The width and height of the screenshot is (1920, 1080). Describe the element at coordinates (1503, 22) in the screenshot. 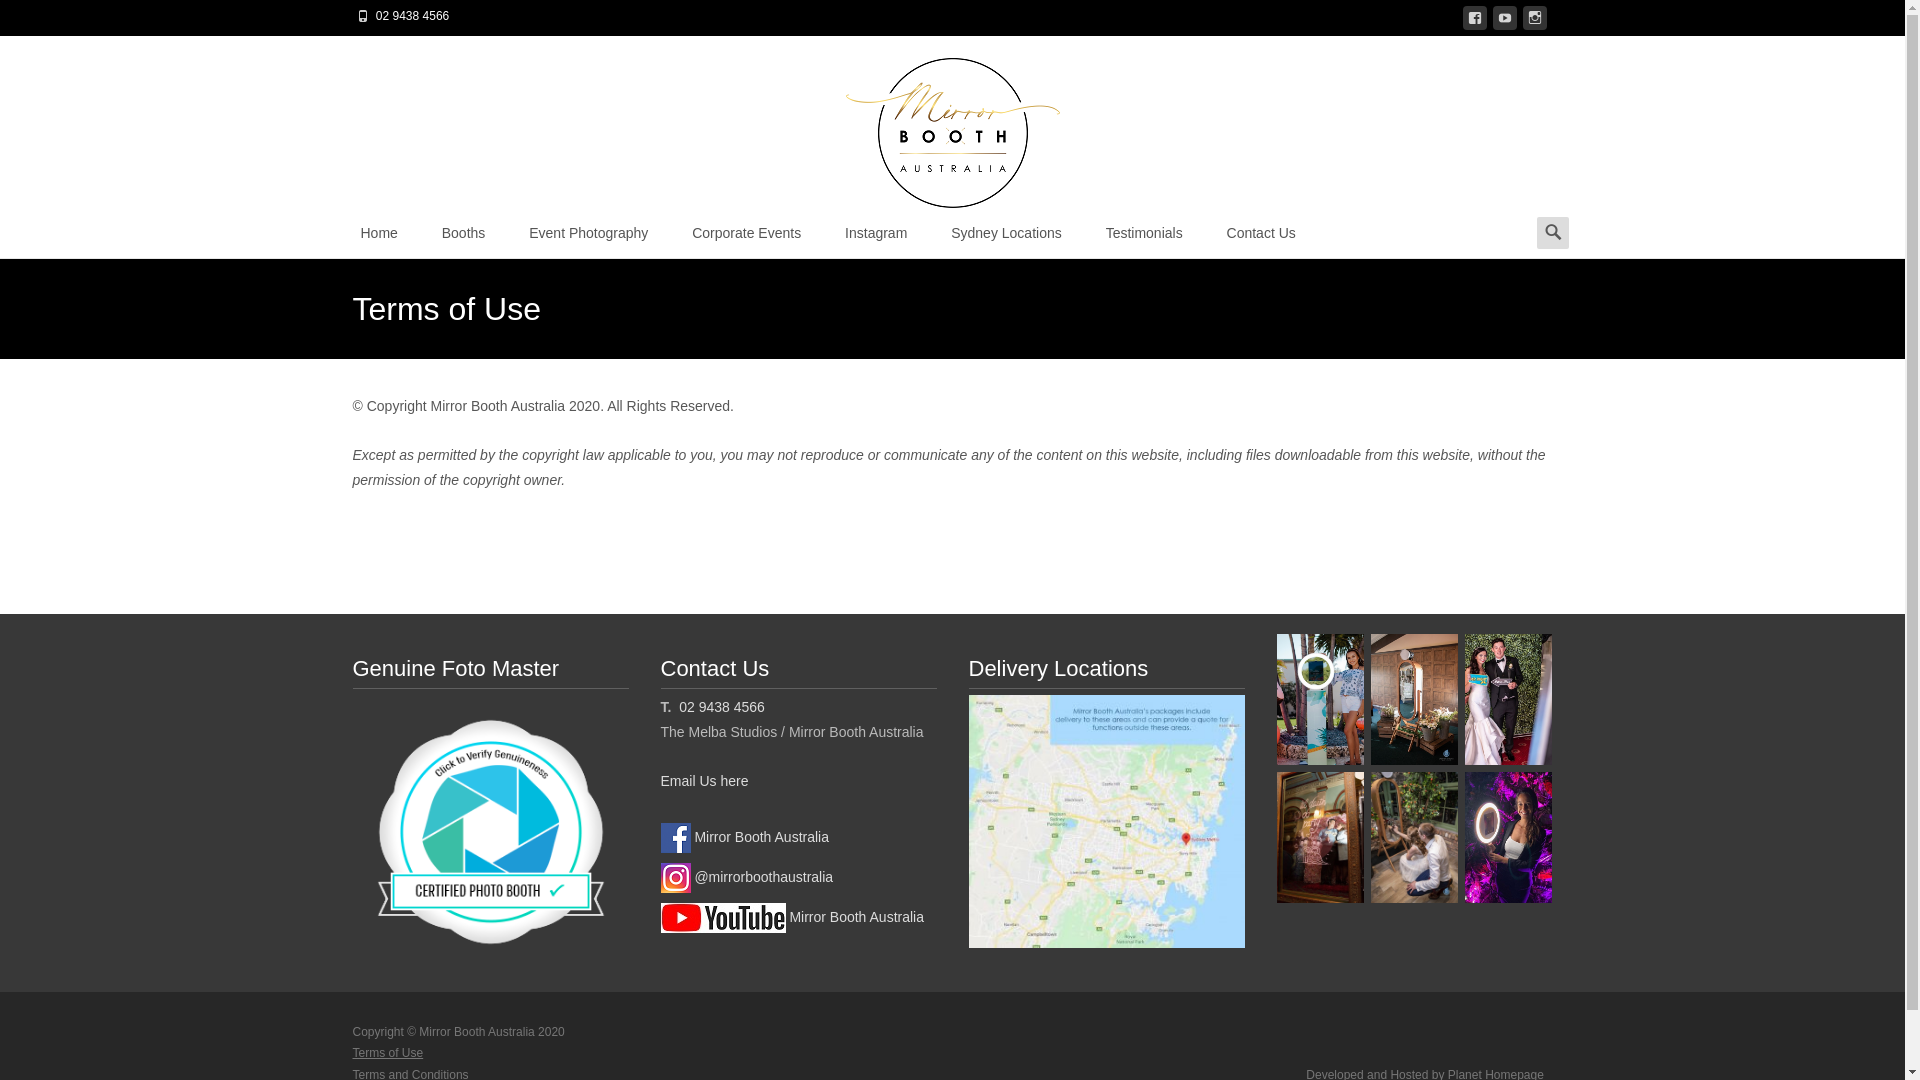

I see `'youtube'` at that location.